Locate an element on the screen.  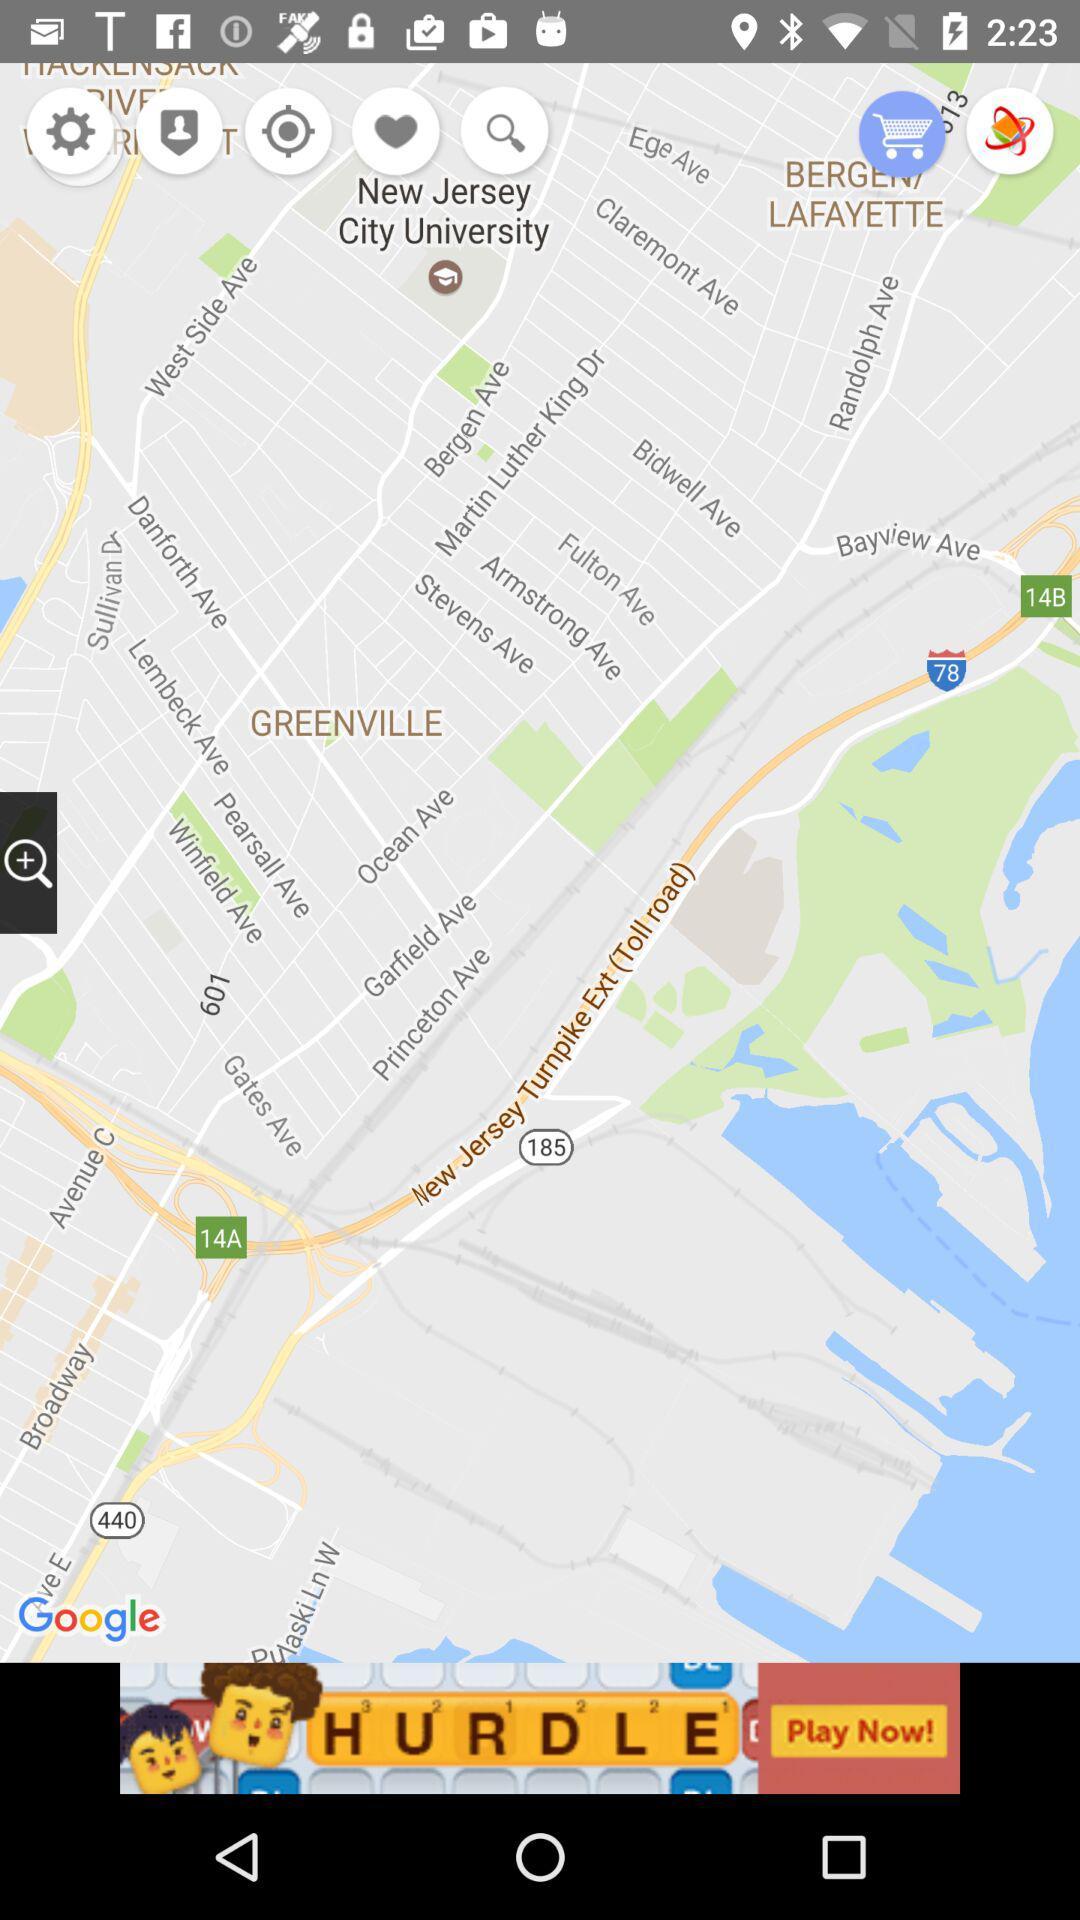
like button is located at coordinates (397, 132).